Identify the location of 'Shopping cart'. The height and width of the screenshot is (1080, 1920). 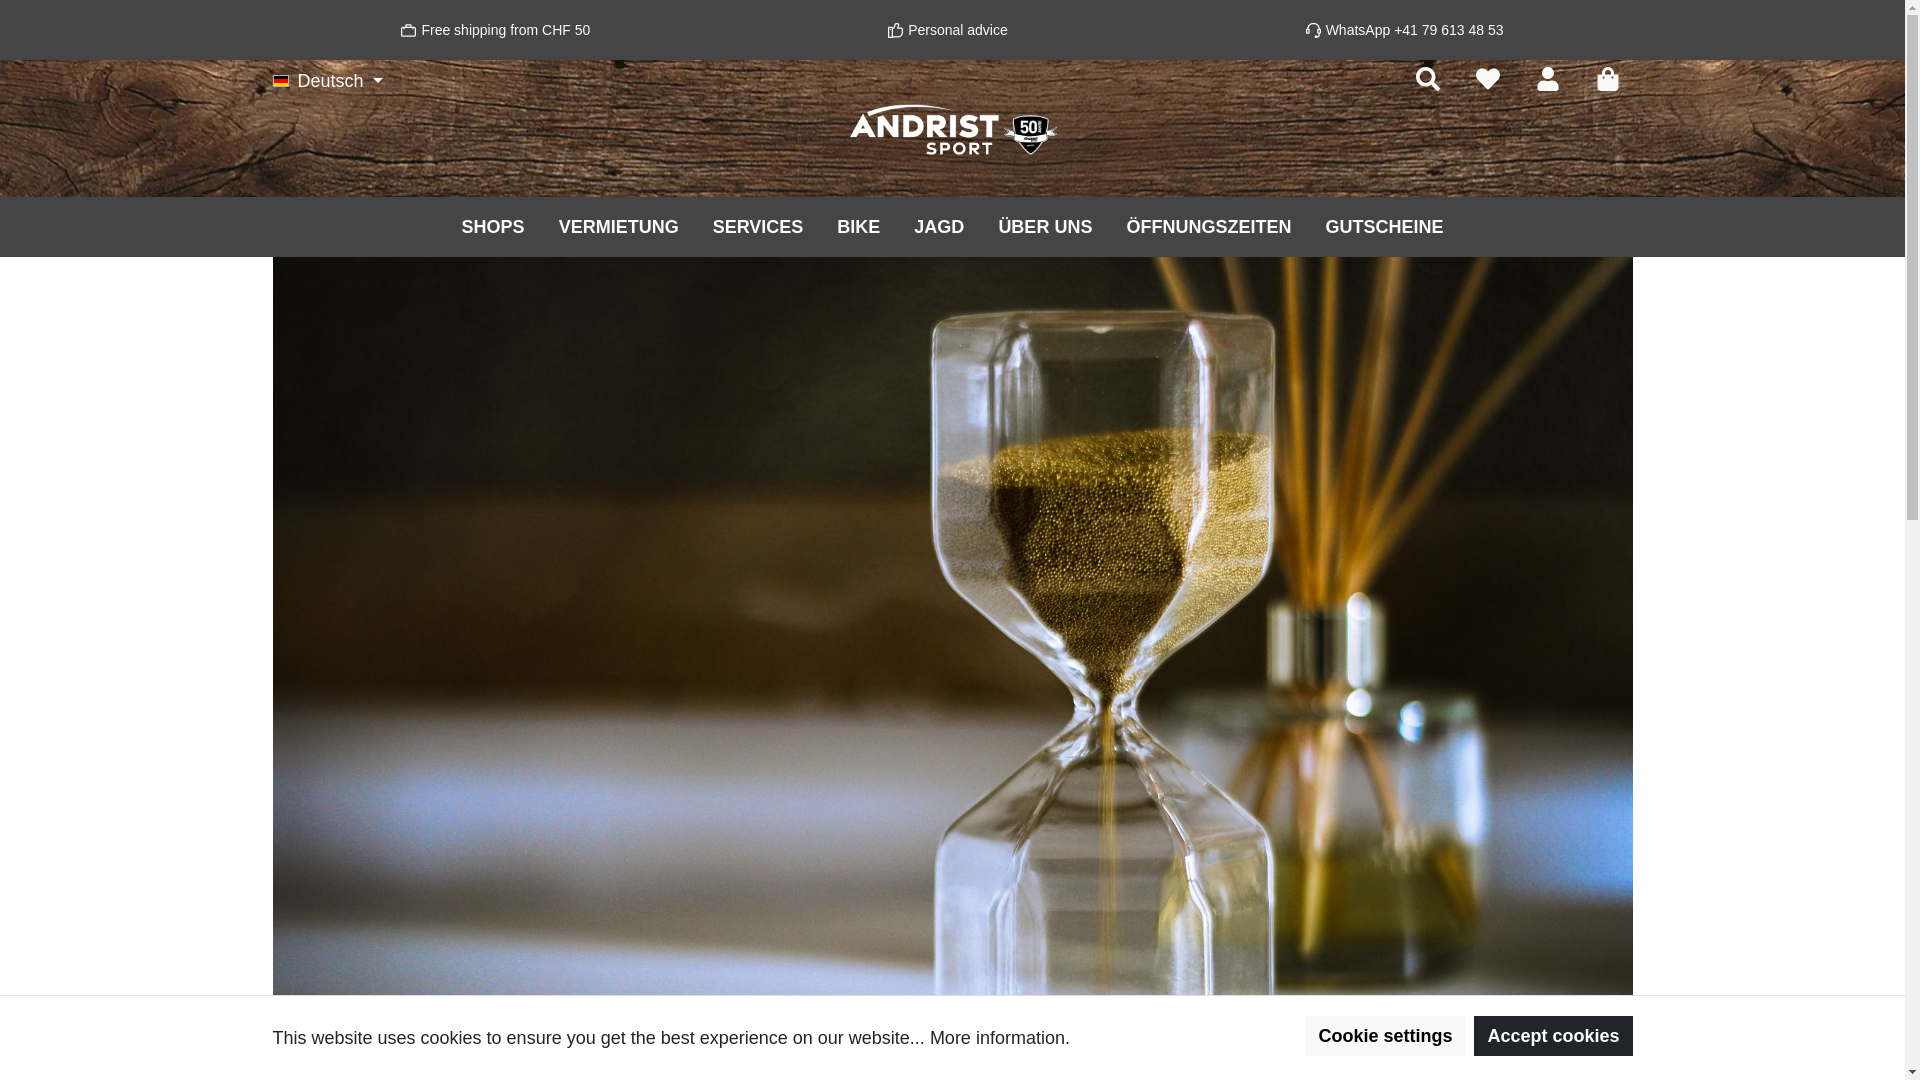
(1607, 77).